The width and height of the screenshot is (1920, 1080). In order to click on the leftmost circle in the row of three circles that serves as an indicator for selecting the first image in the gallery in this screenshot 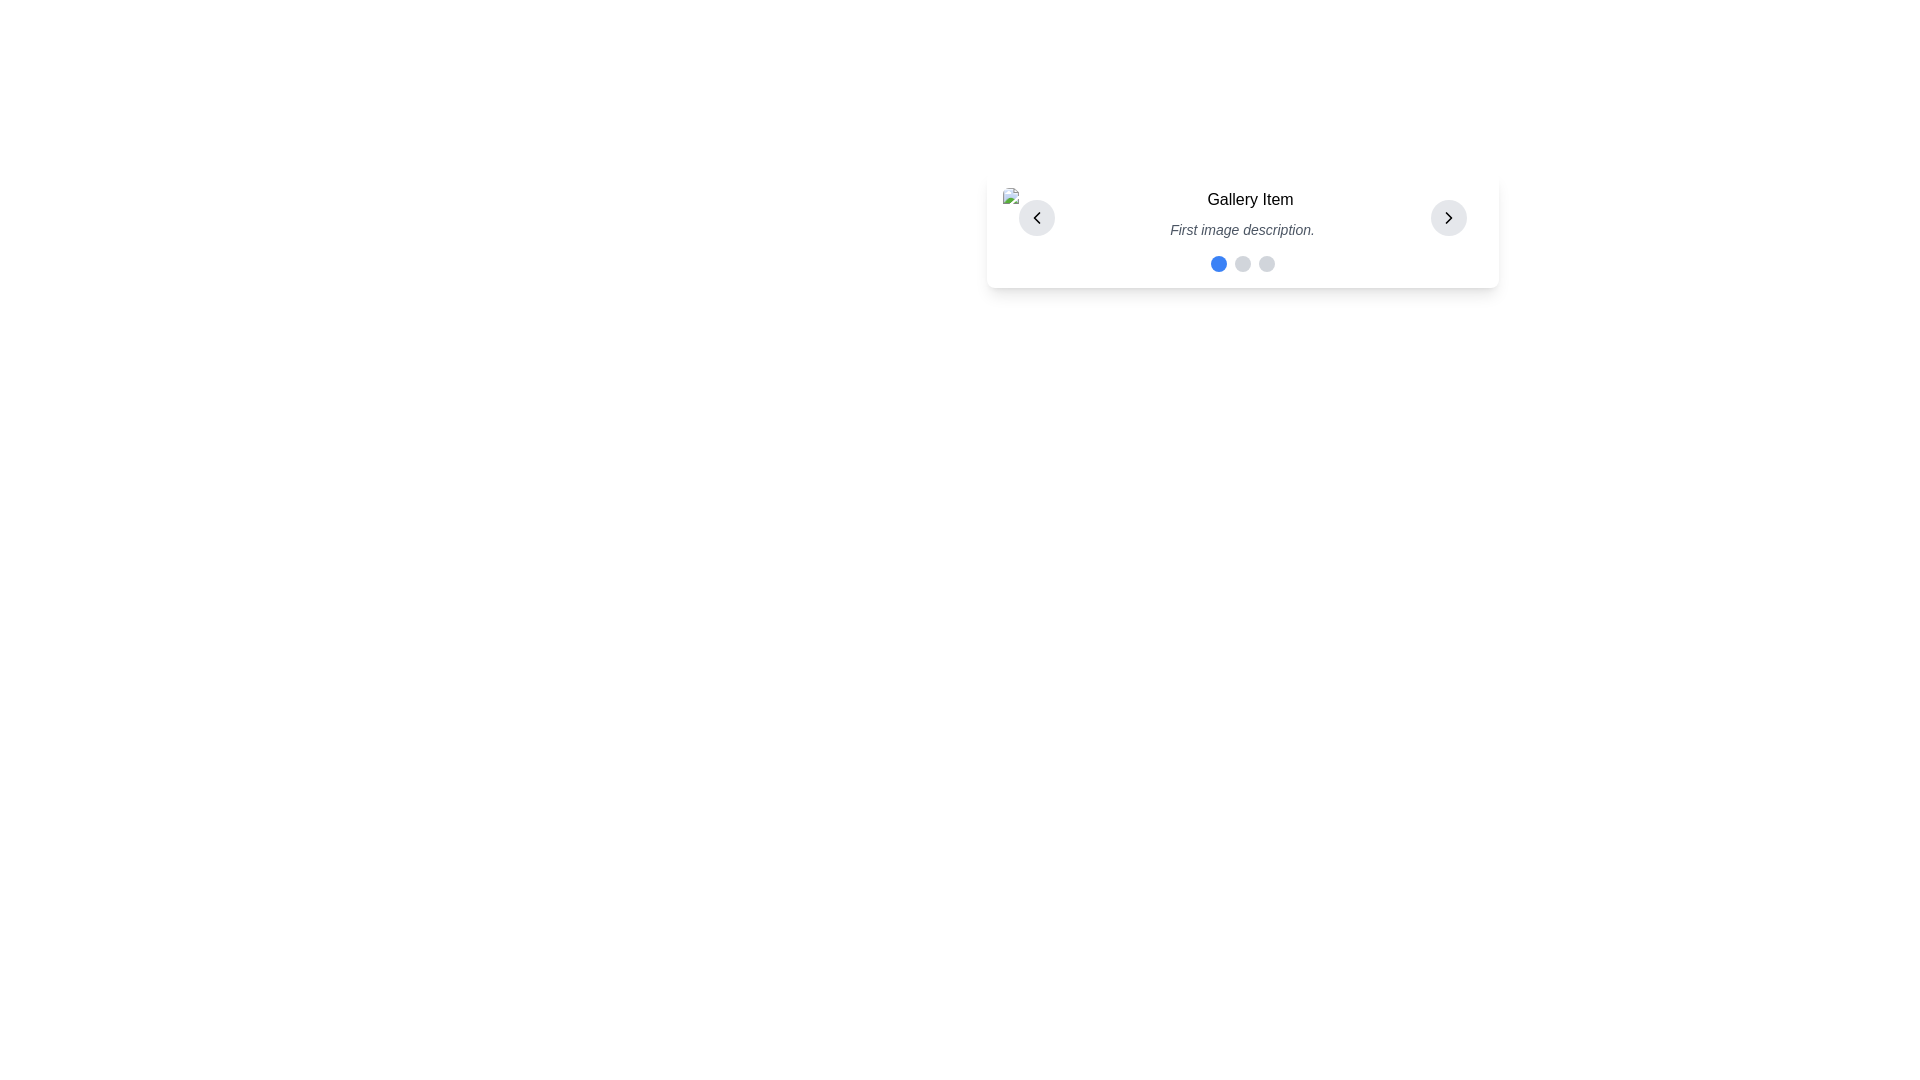, I will do `click(1217, 262)`.